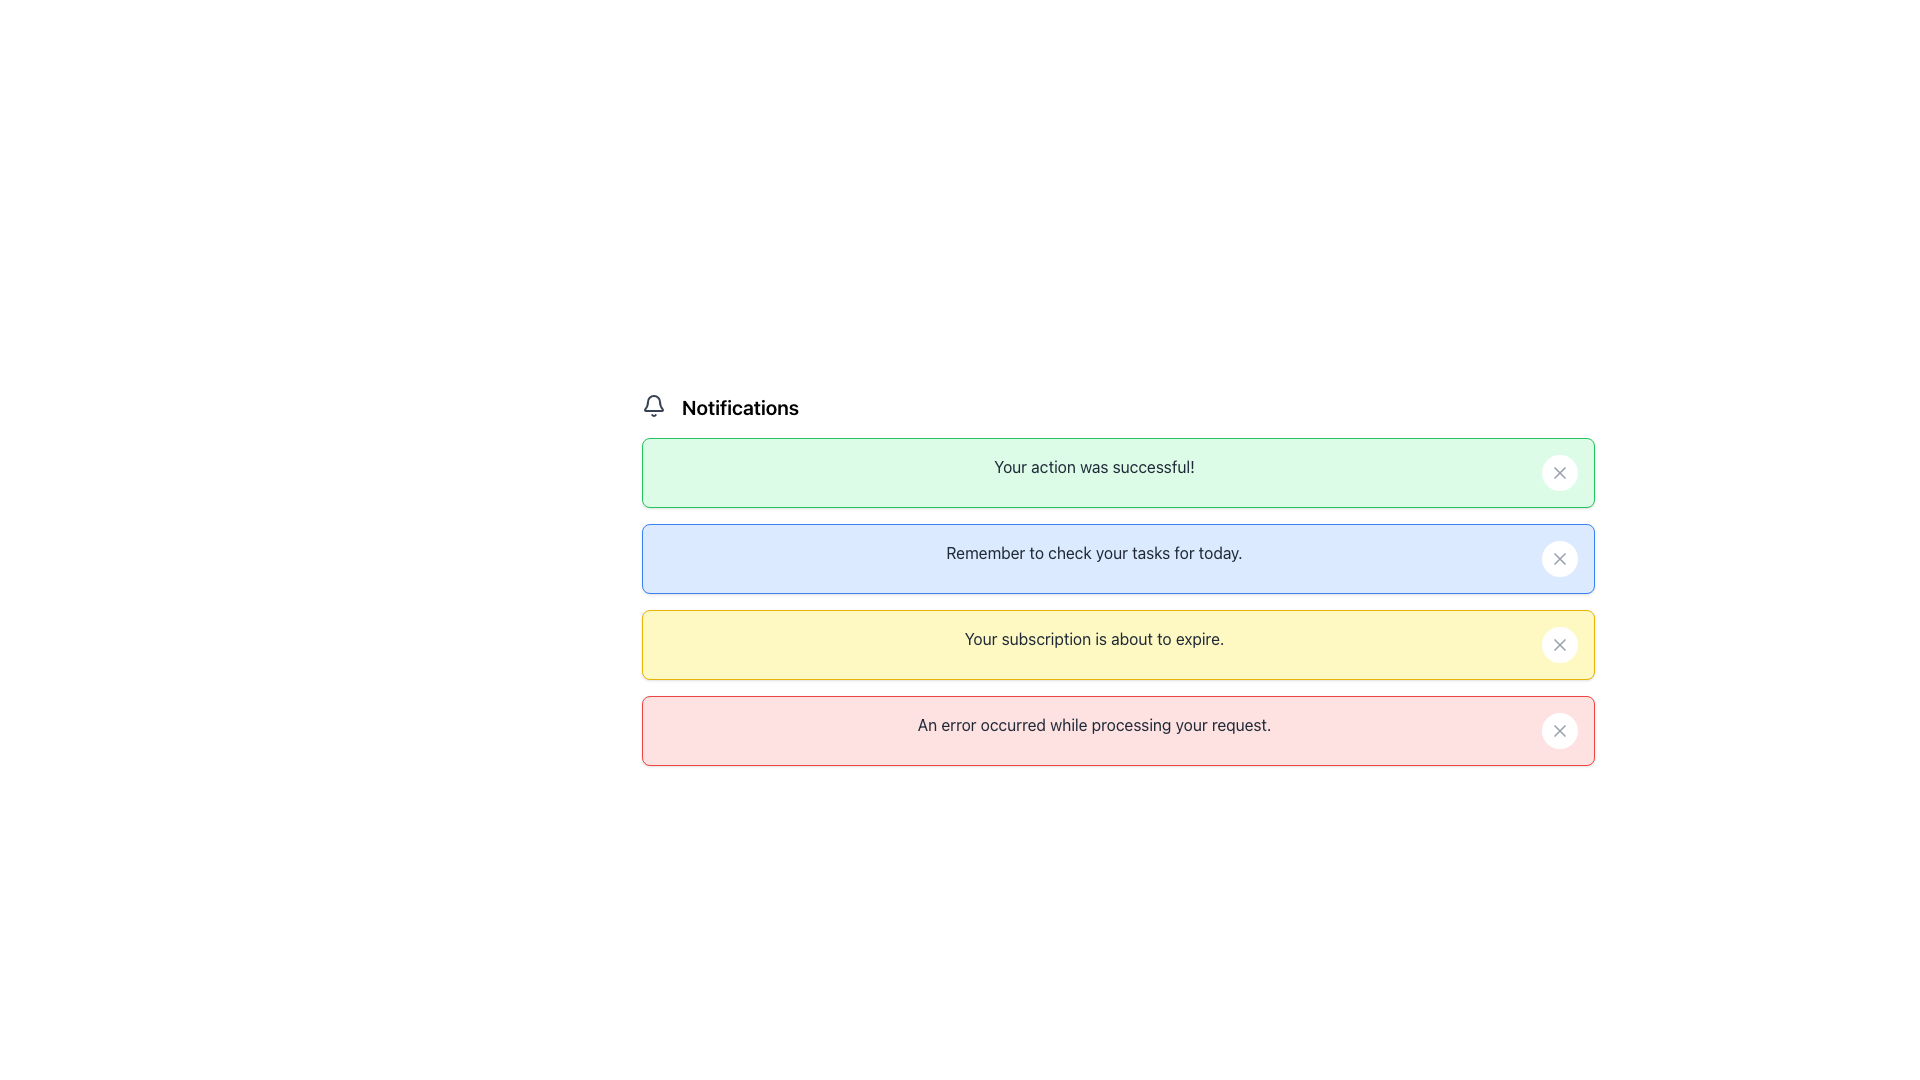 This screenshot has width=1920, height=1080. What do you see at coordinates (1559, 473) in the screenshot?
I see `the close button located at the rightmost part of the green notification bar, adjacent to the text 'Your action was successful!'` at bounding box center [1559, 473].